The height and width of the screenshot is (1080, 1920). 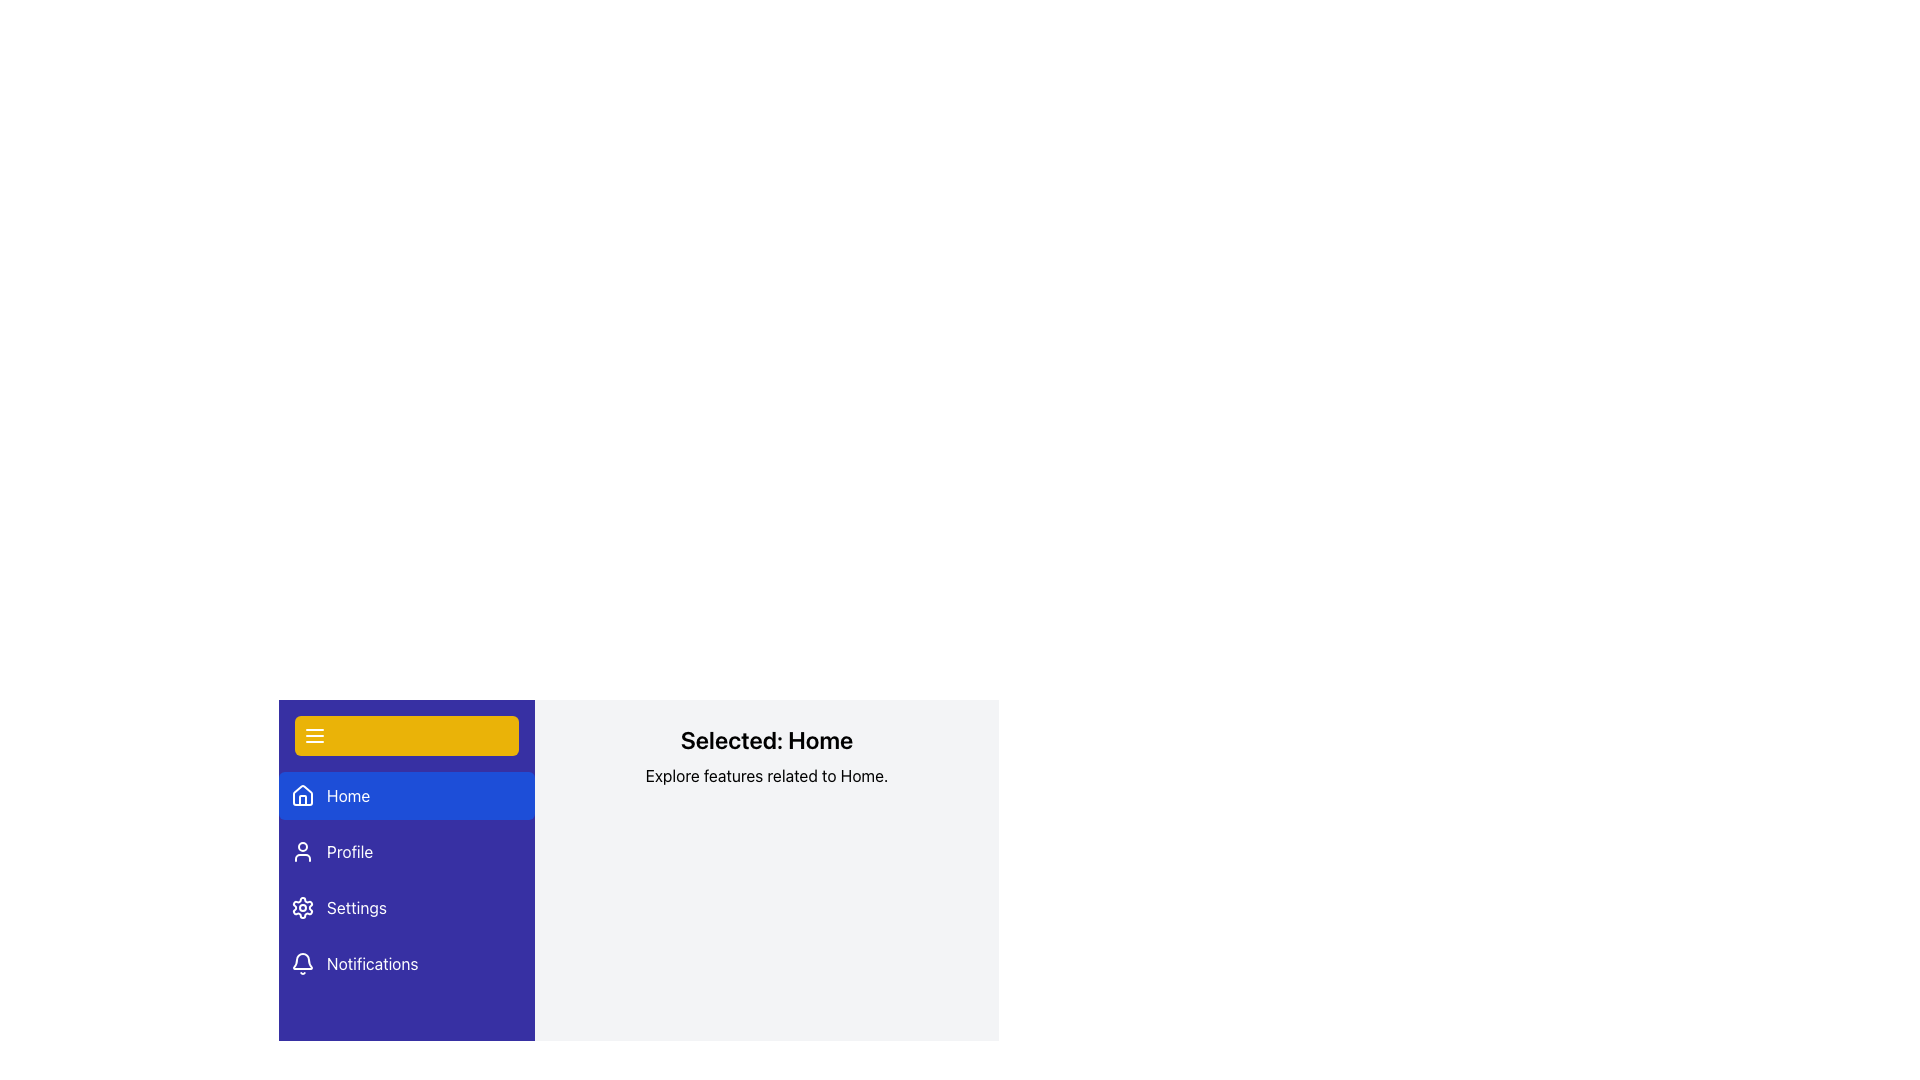 I want to click on the descriptive text display associated with the 'Home' section, located below the headline 'Selected: Home', so click(x=766, y=774).